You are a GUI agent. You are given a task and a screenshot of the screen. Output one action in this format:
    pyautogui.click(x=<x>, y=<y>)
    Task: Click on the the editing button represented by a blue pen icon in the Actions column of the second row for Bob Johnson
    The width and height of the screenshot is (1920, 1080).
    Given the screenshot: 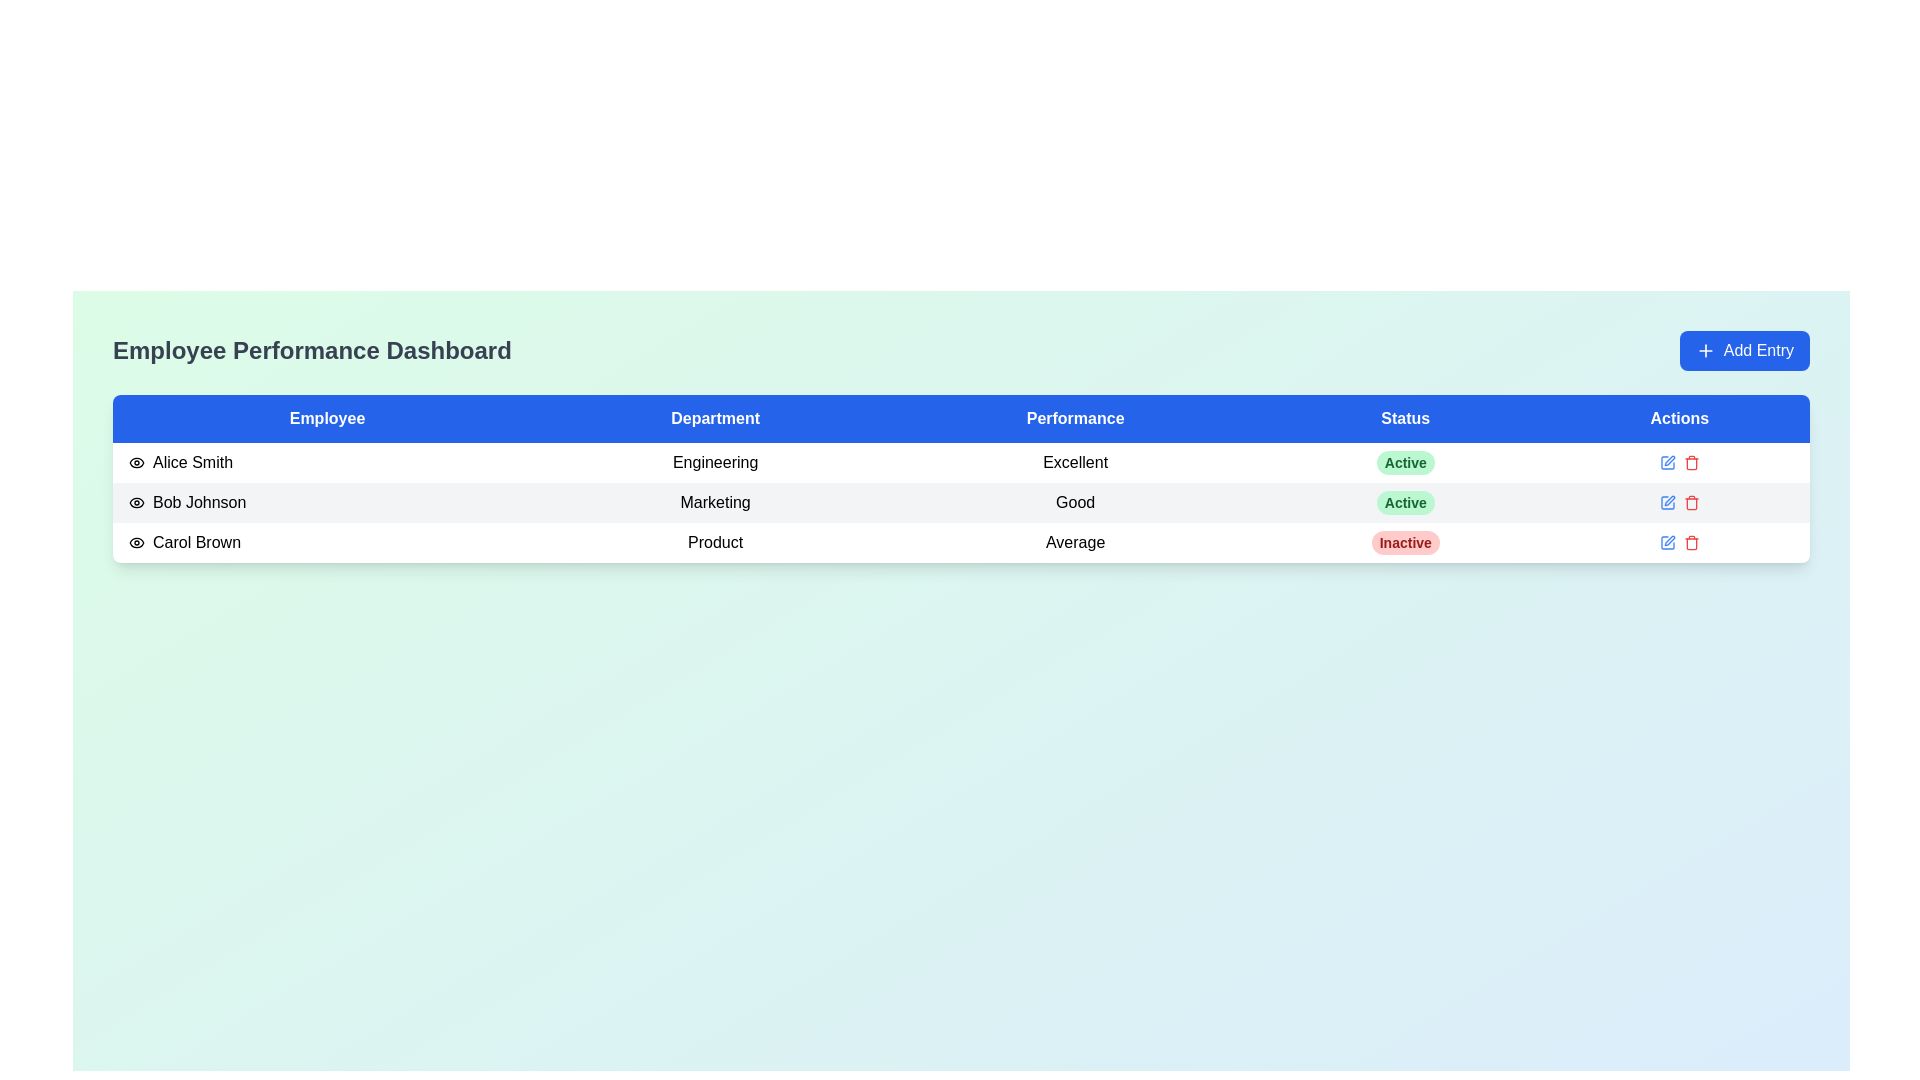 What is the action you would take?
    pyautogui.click(x=1667, y=462)
    